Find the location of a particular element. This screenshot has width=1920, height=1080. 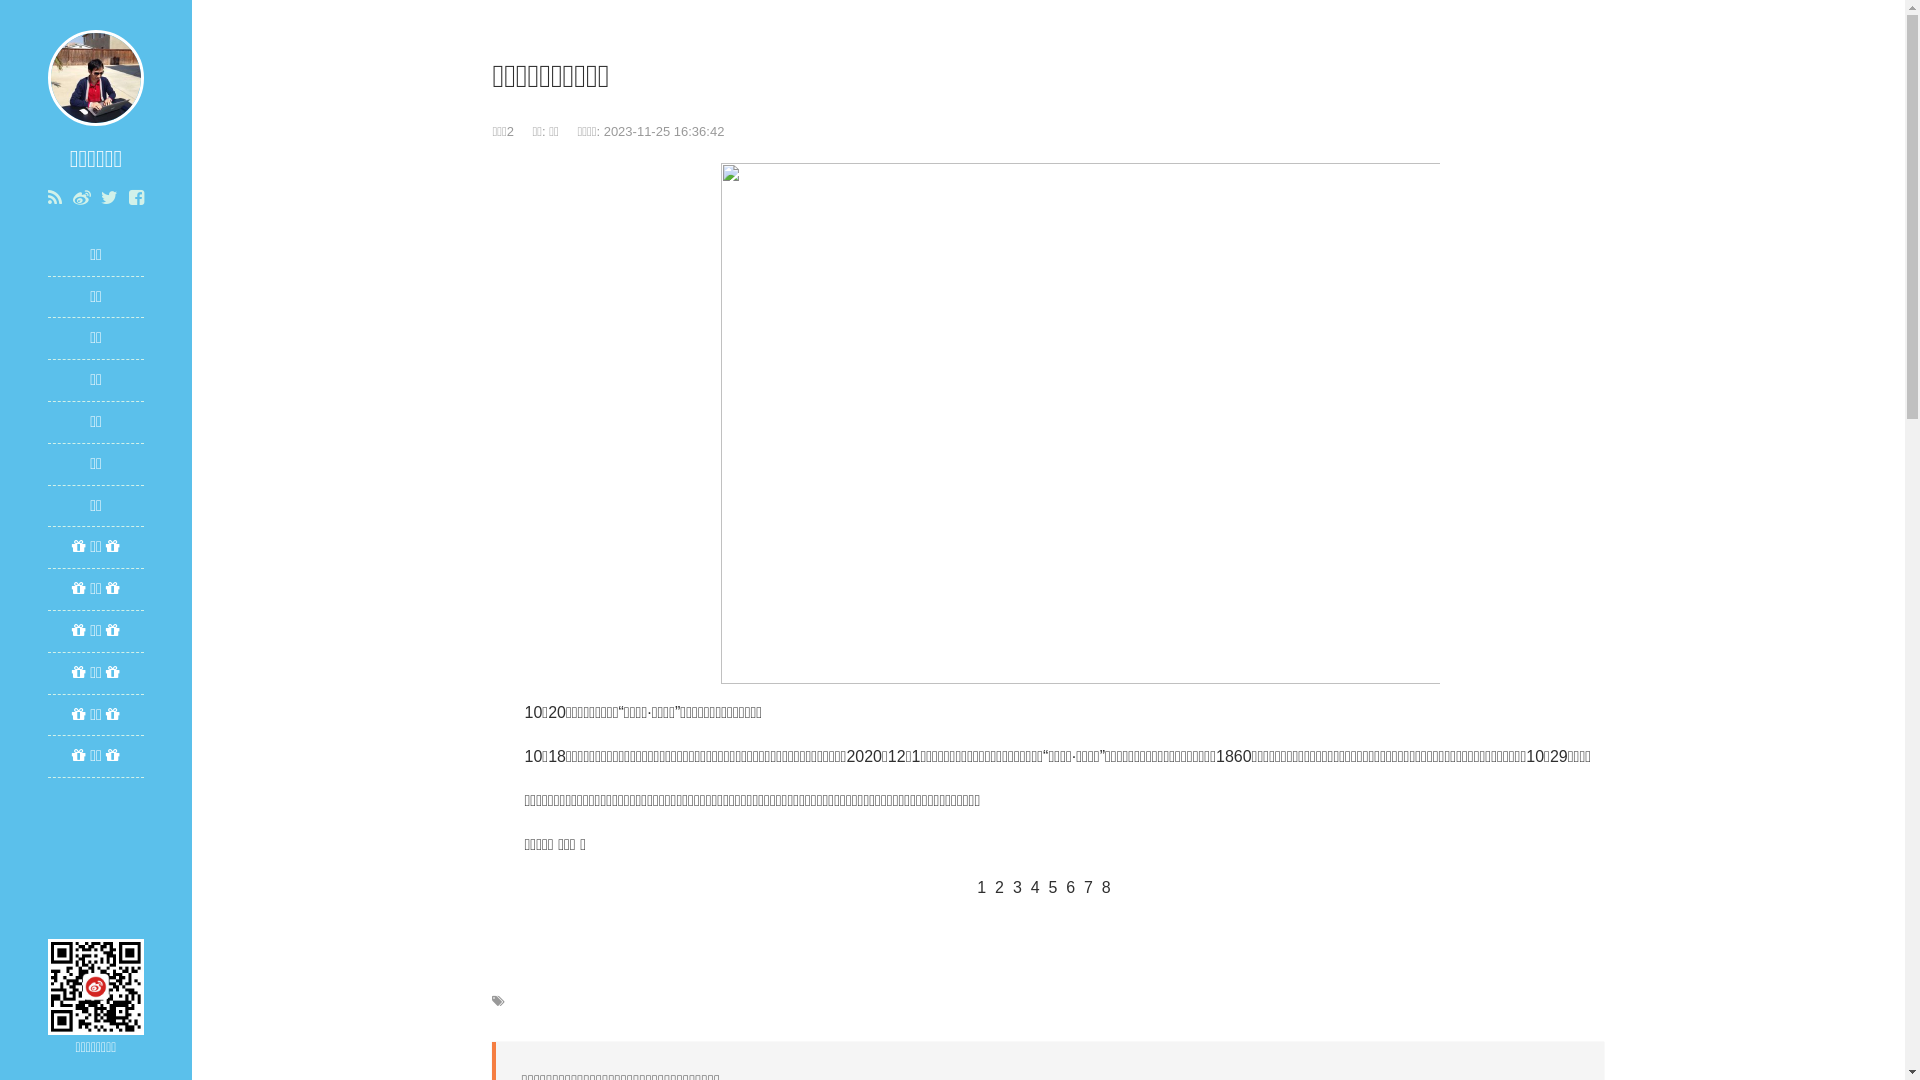

'Twitter' is located at coordinates (108, 197).